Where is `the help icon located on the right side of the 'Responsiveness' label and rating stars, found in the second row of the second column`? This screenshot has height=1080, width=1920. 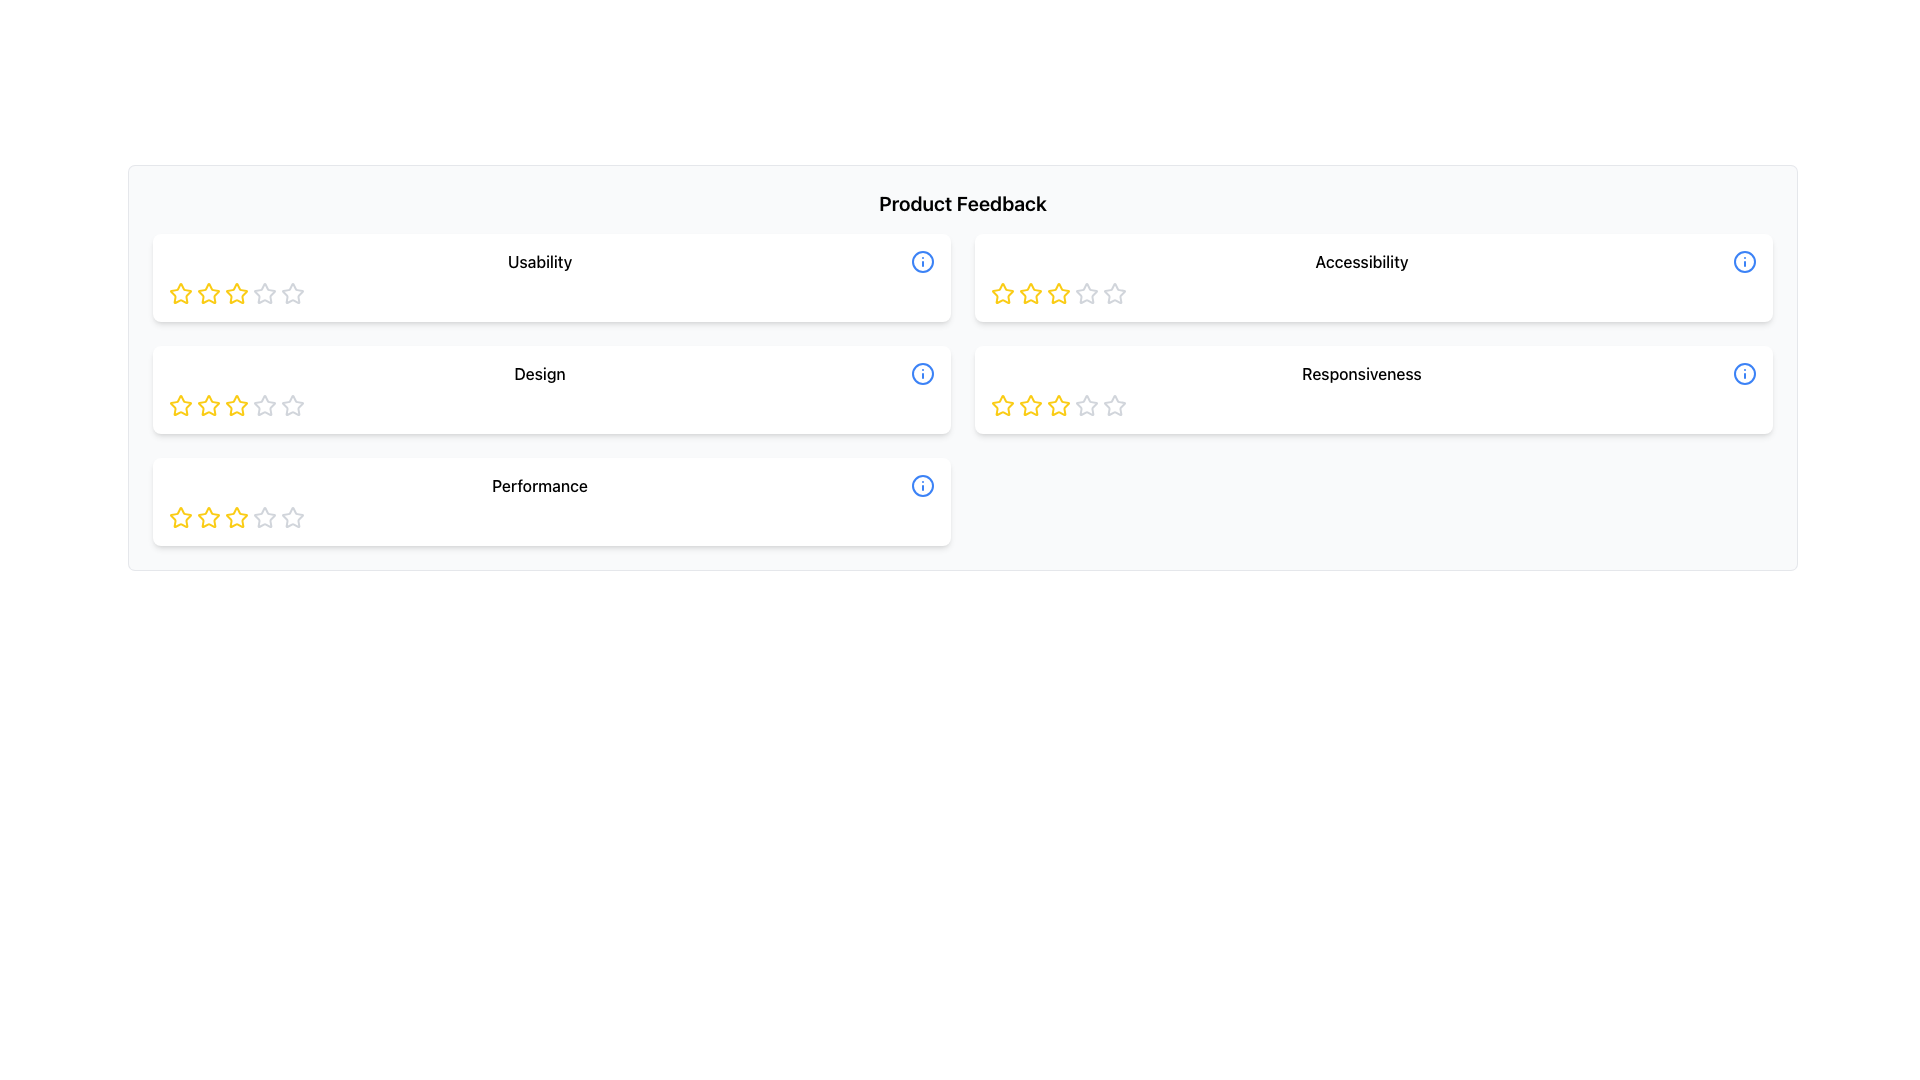
the help icon located on the right side of the 'Responsiveness' label and rating stars, found in the second row of the second column is located at coordinates (1744, 374).